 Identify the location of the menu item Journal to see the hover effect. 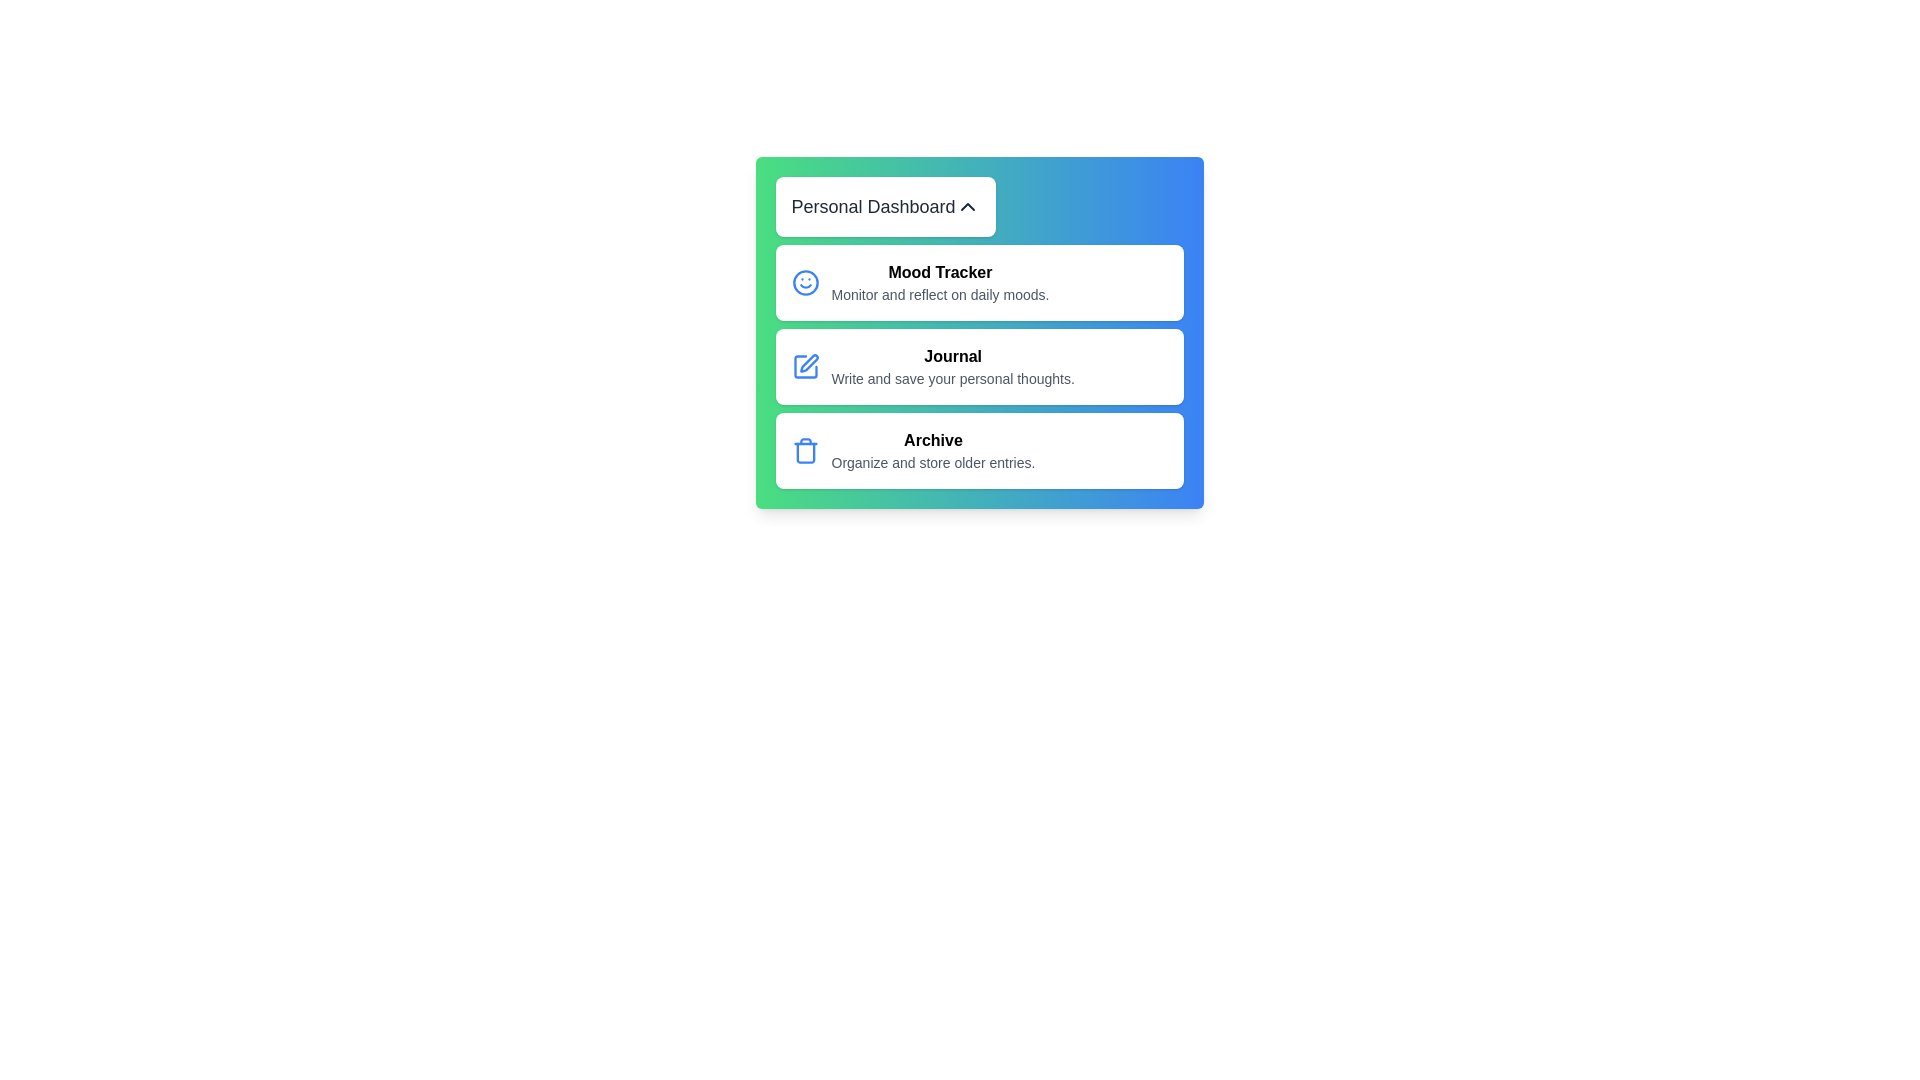
(979, 366).